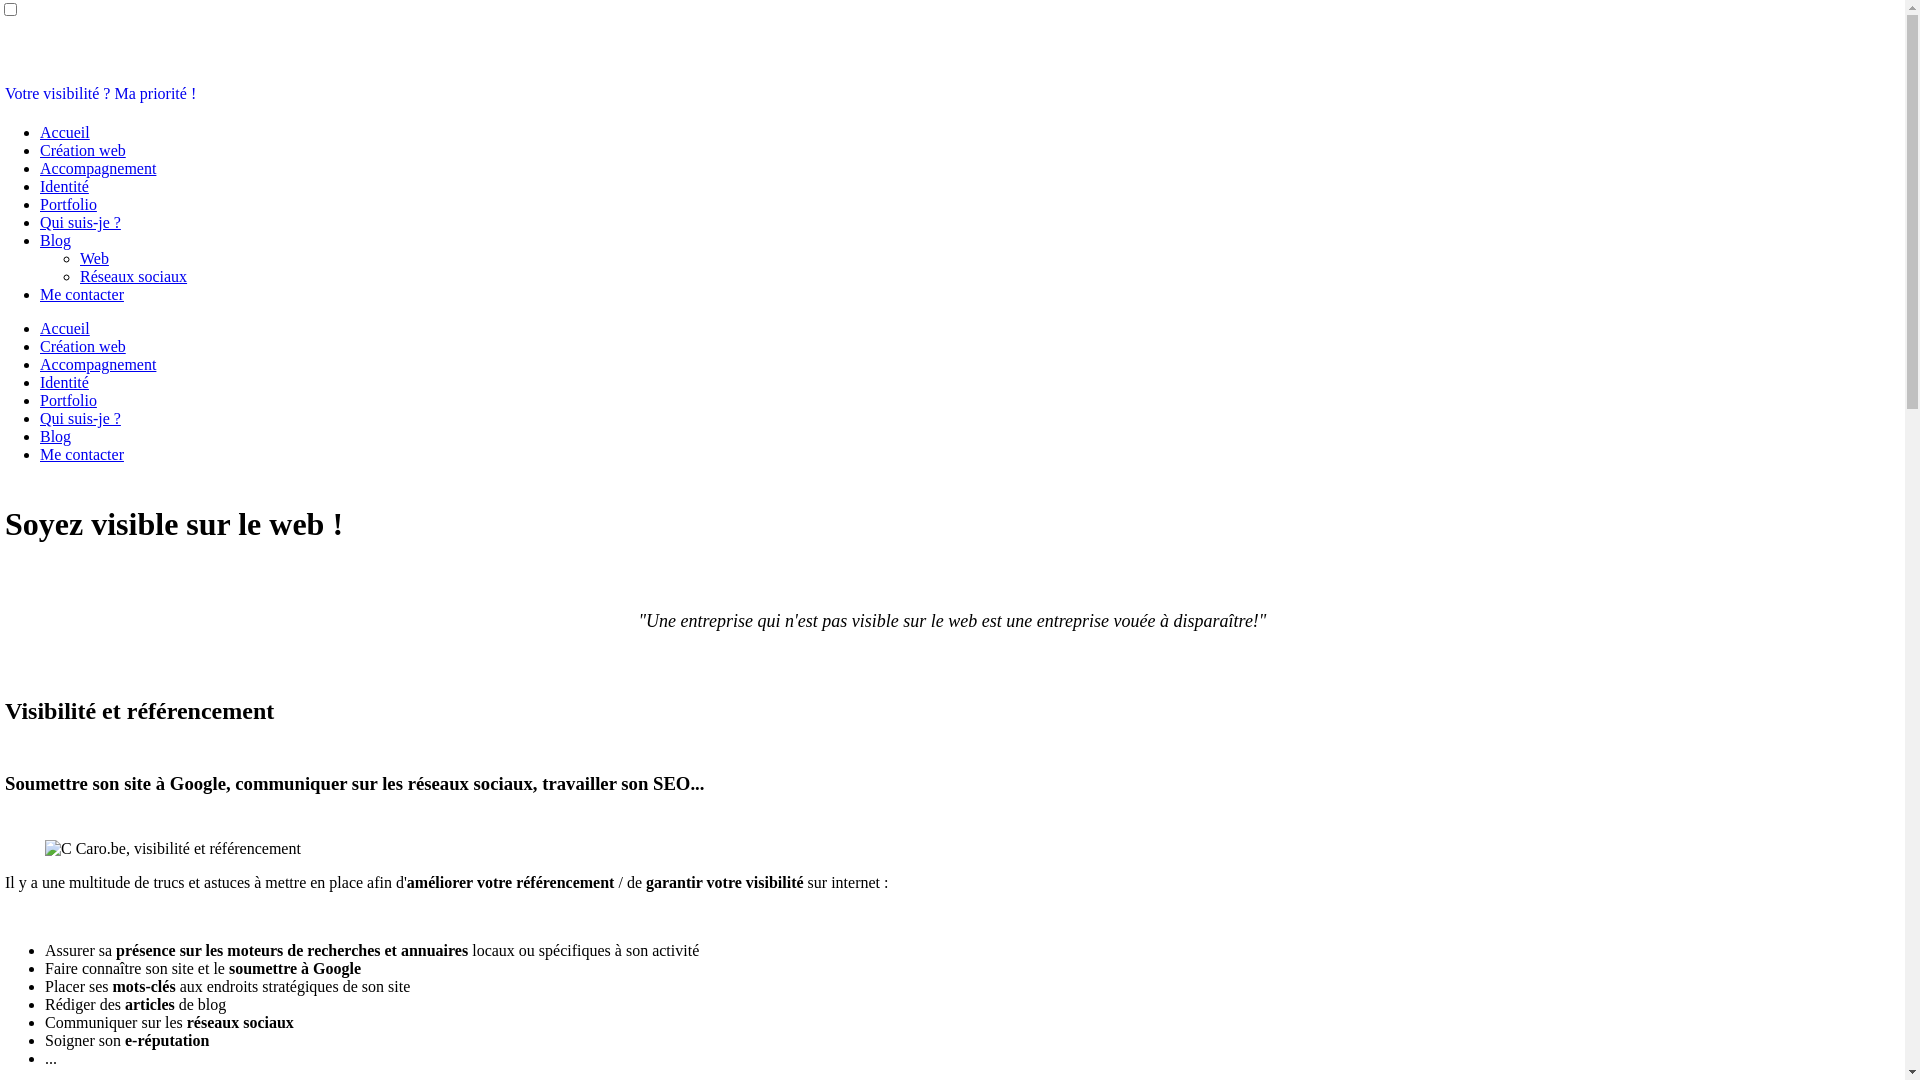 This screenshot has height=1080, width=1920. Describe the element at coordinates (65, 132) in the screenshot. I see `'Accueil'` at that location.